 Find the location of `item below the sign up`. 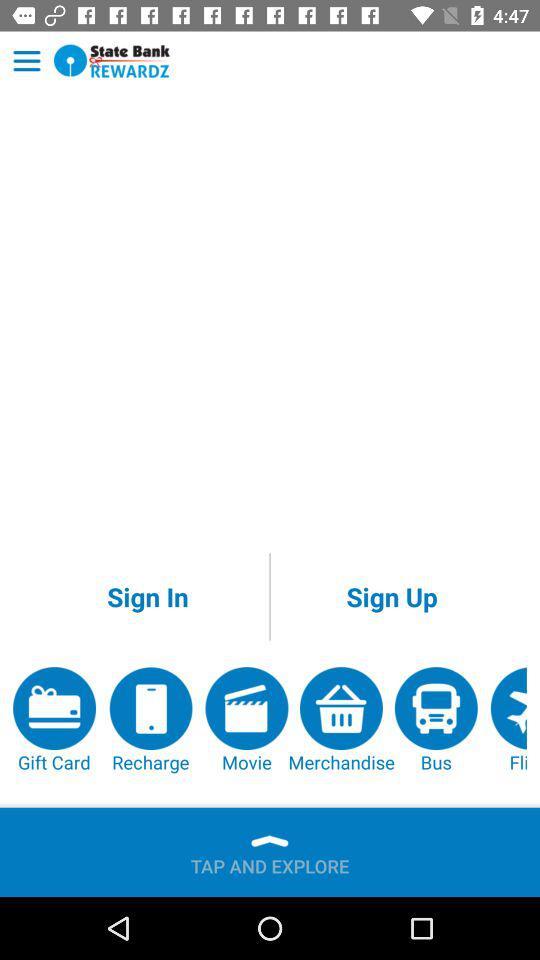

item below the sign up is located at coordinates (508, 720).